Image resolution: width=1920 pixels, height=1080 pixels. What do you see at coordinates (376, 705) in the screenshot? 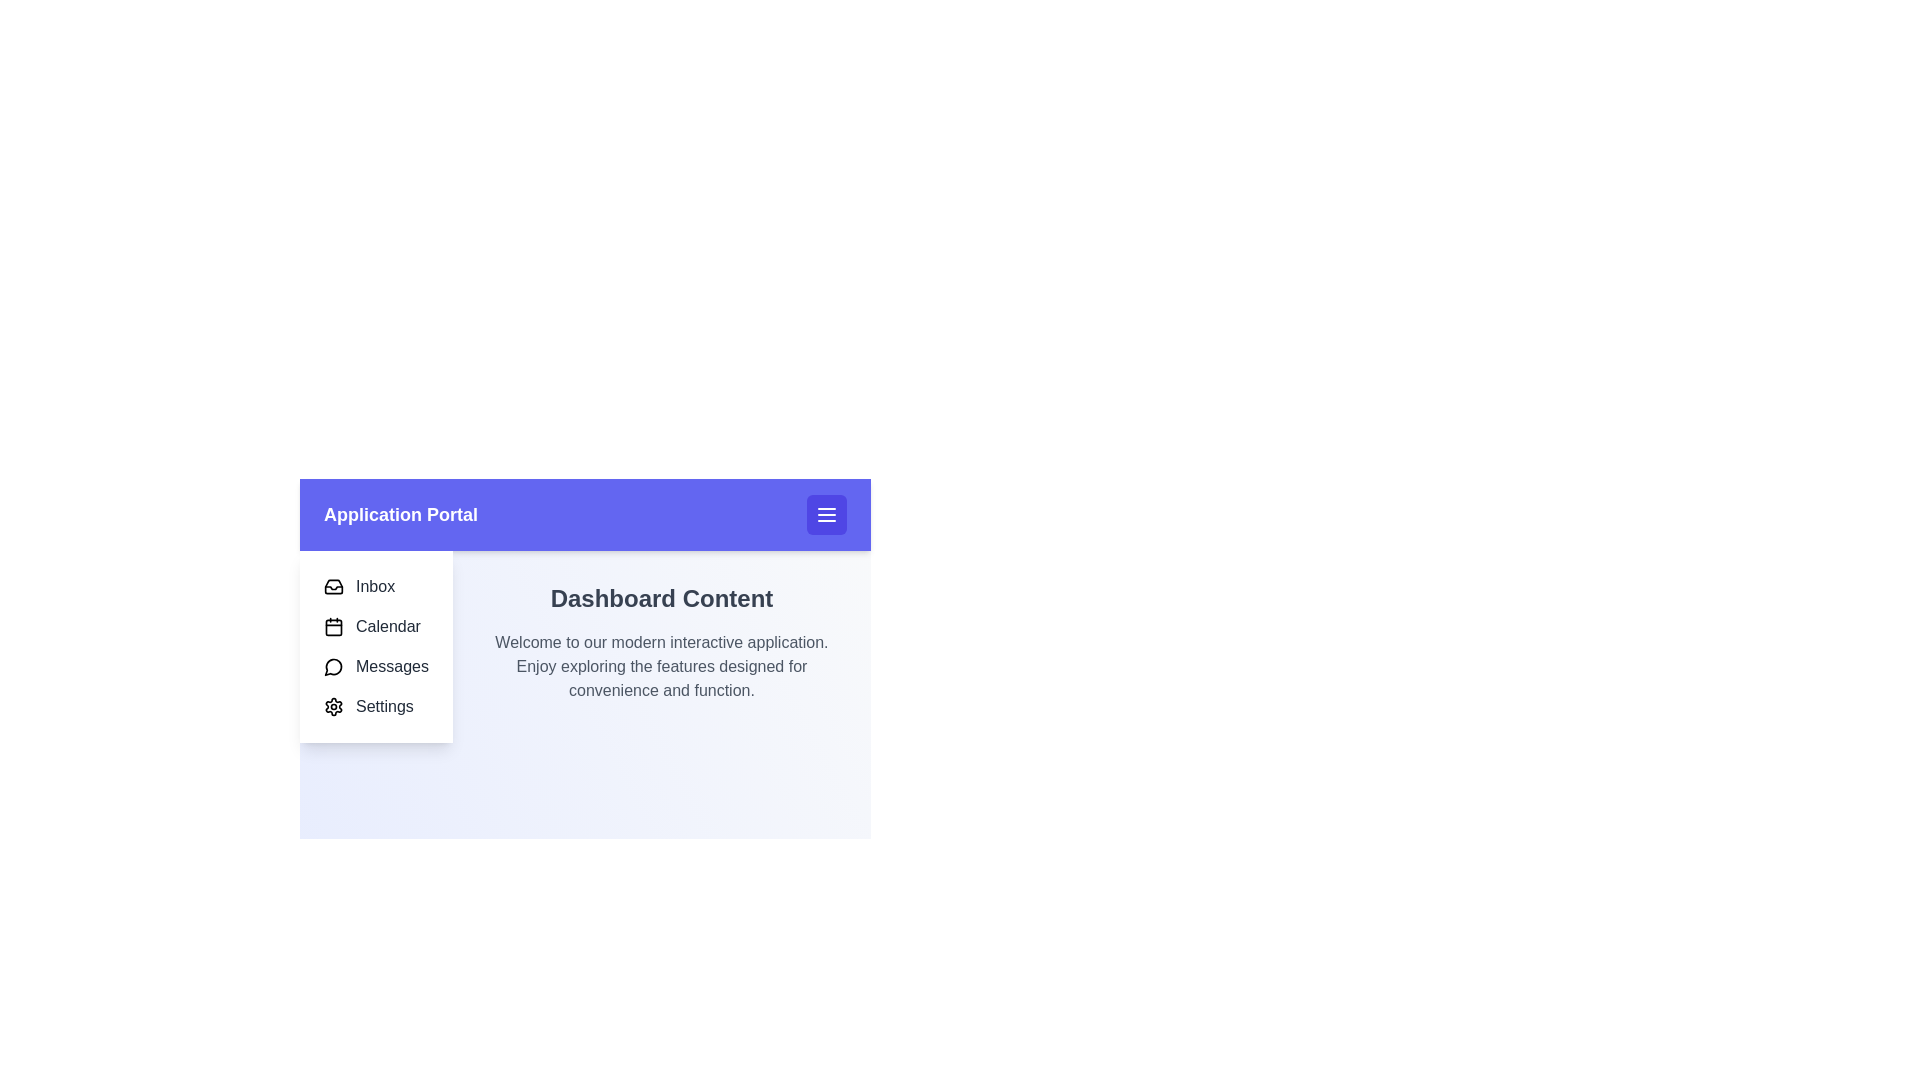
I see `the 'Settings' menu item, which features a cogwheel icon and bold gray text, positioned as the fourth item in the vertical navigation menu` at bounding box center [376, 705].